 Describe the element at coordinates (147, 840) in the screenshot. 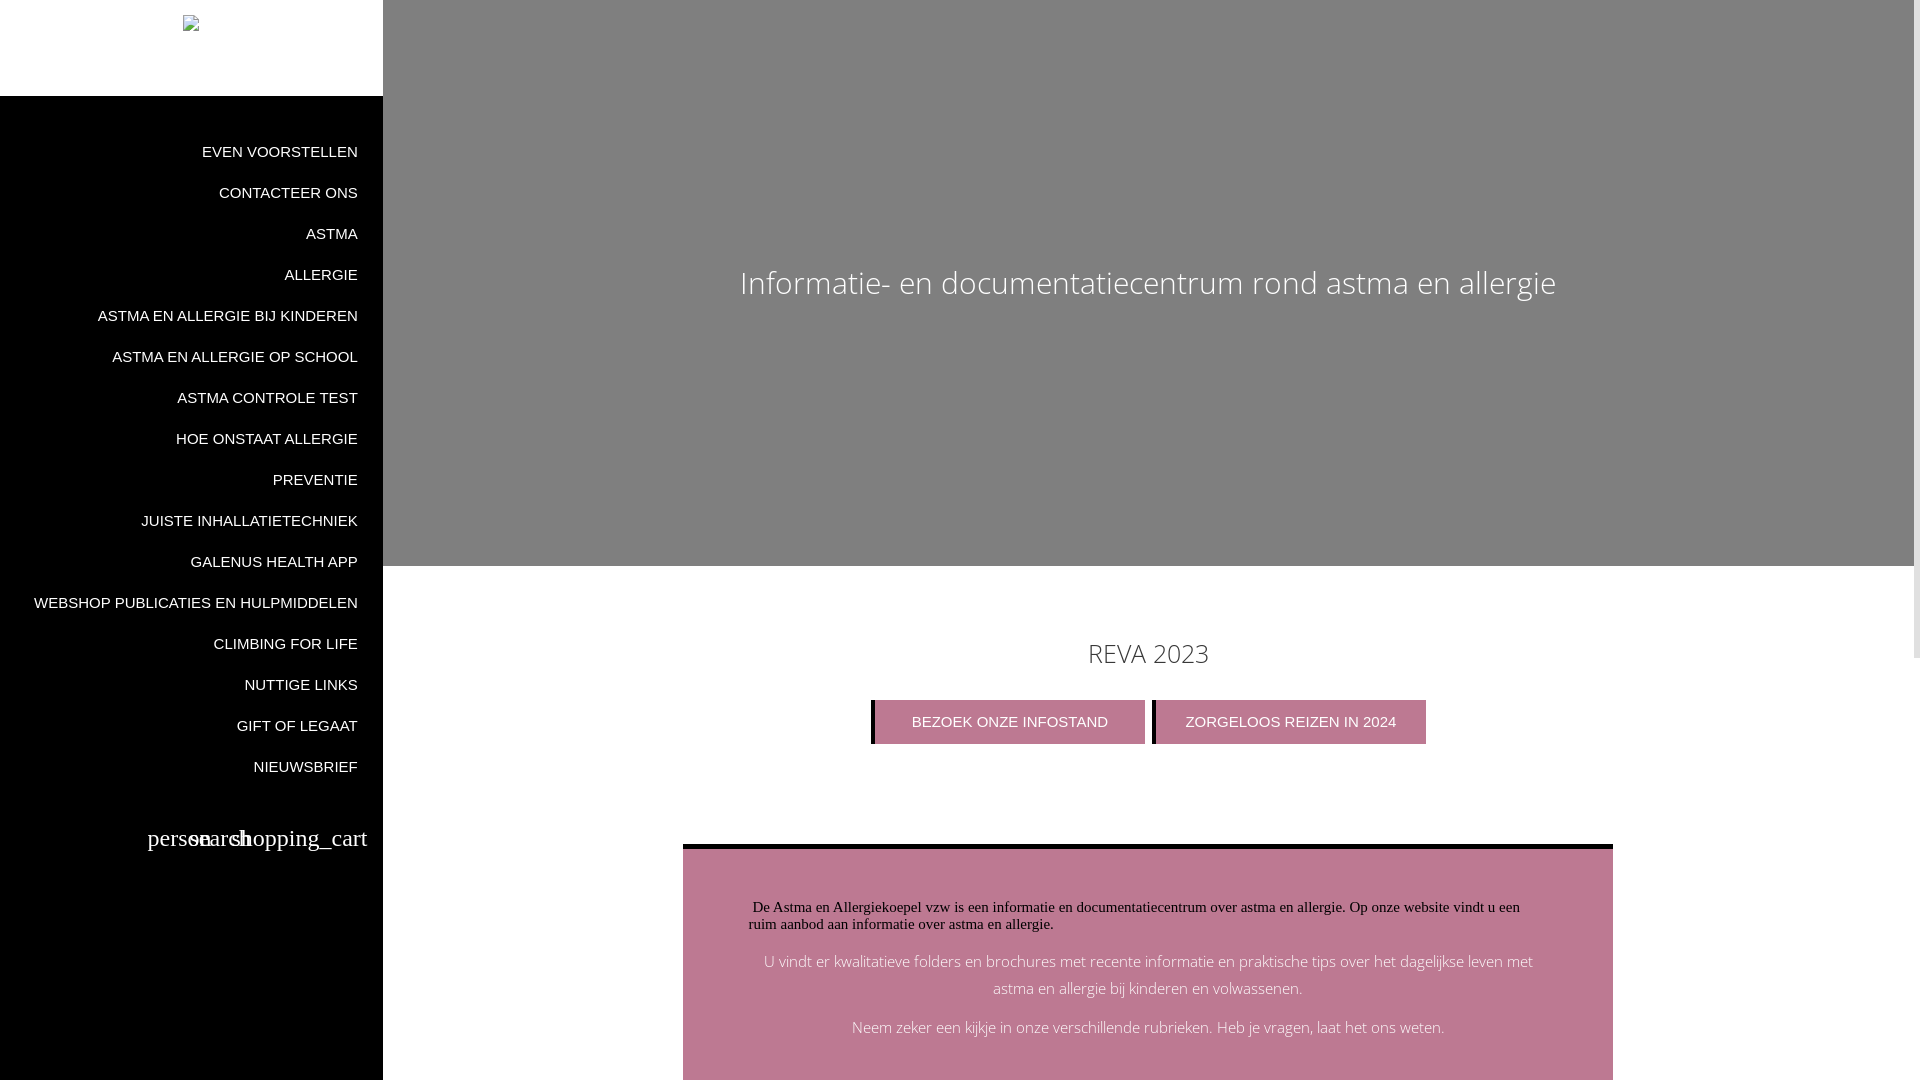

I see `'person'` at that location.